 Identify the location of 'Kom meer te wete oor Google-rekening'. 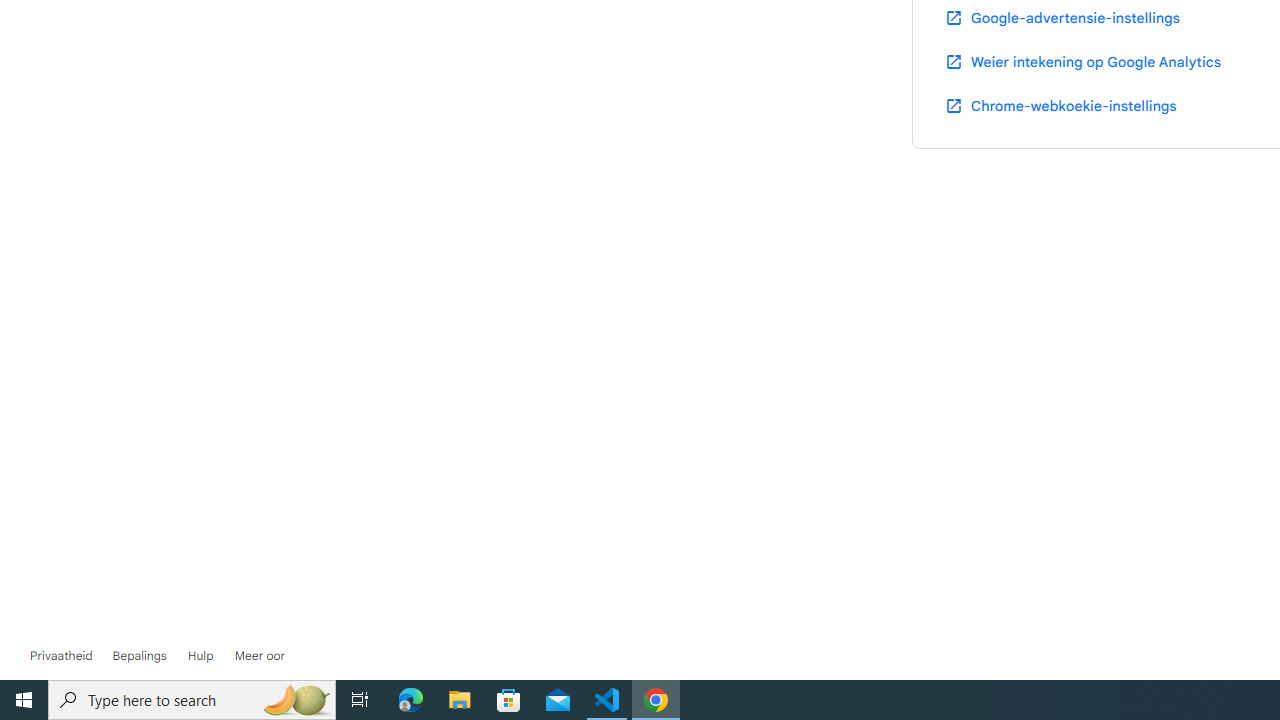
(258, 655).